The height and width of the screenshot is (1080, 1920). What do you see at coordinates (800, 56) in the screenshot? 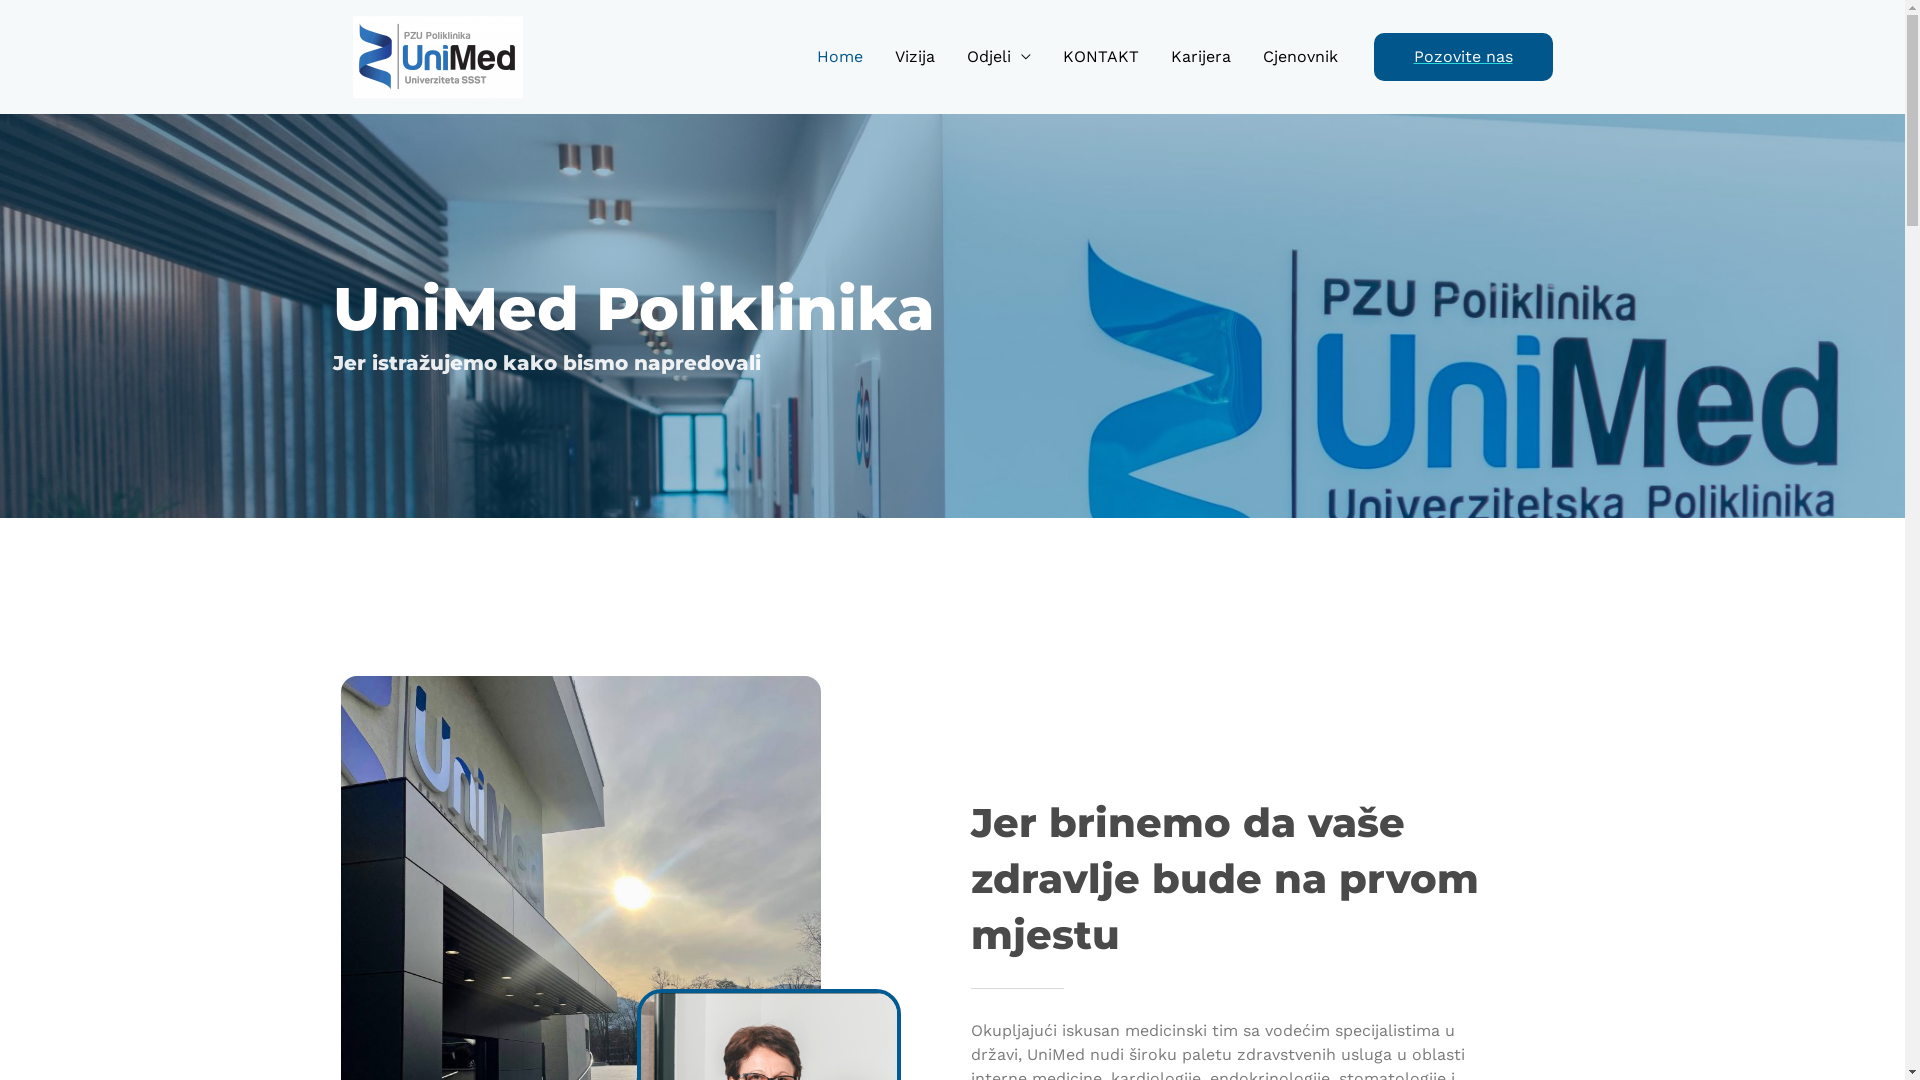
I see `'Home'` at bounding box center [800, 56].